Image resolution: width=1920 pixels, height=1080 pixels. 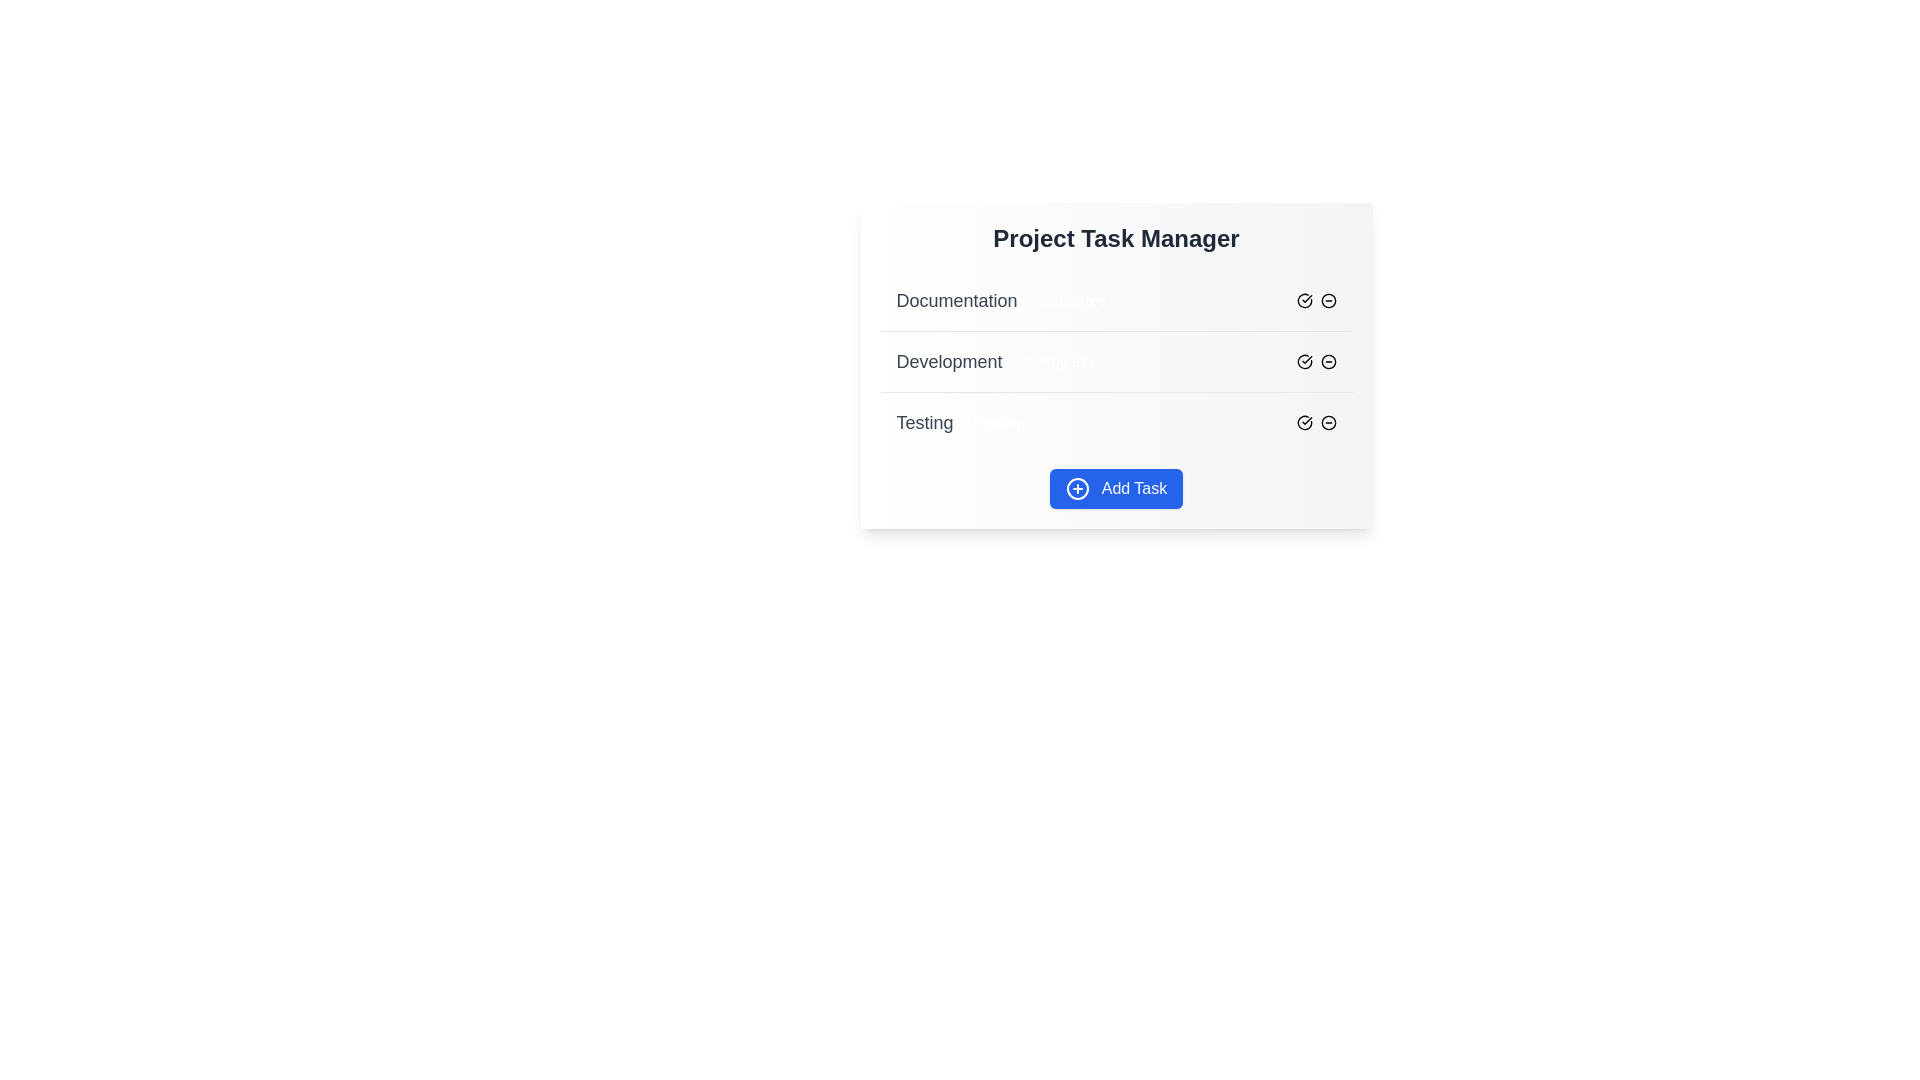 I want to click on the button at the bottom of the task management panel, so click(x=1115, y=489).